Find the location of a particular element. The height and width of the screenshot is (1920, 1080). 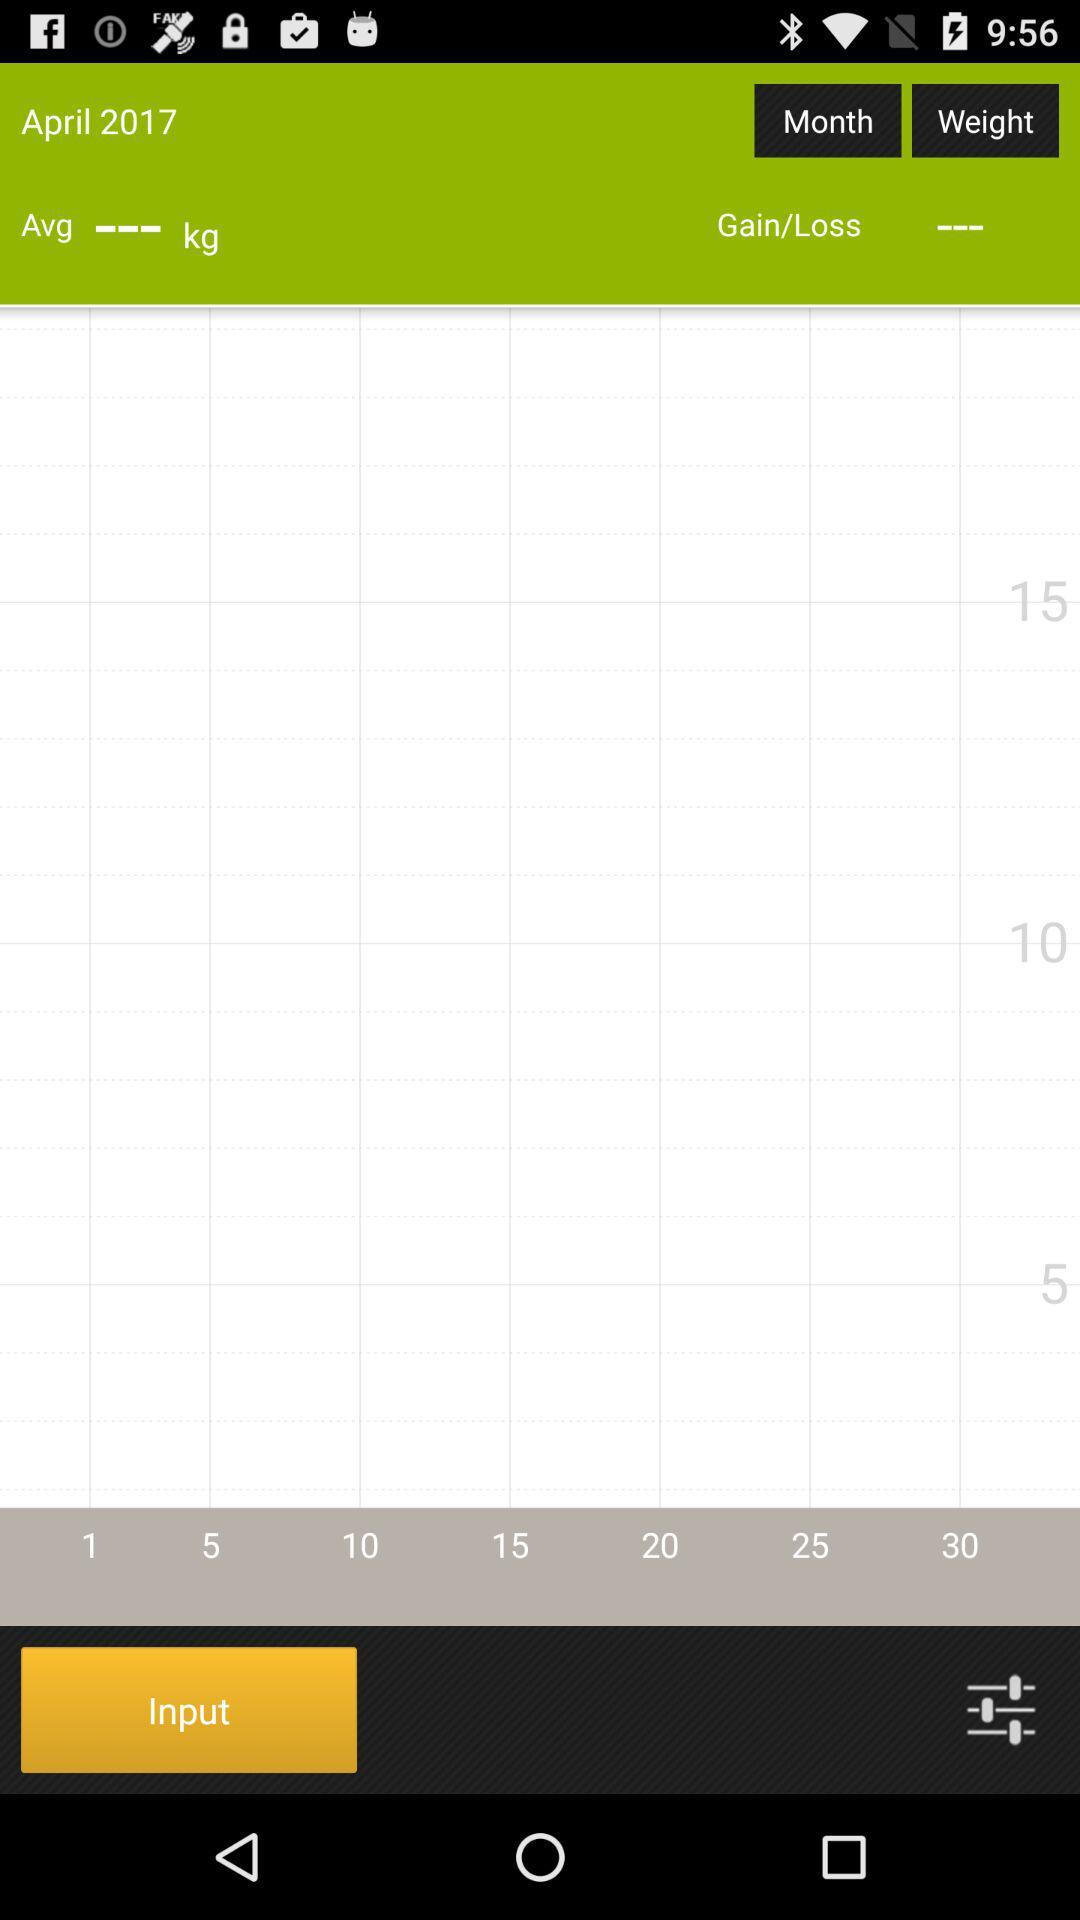

the icon above --- is located at coordinates (828, 119).